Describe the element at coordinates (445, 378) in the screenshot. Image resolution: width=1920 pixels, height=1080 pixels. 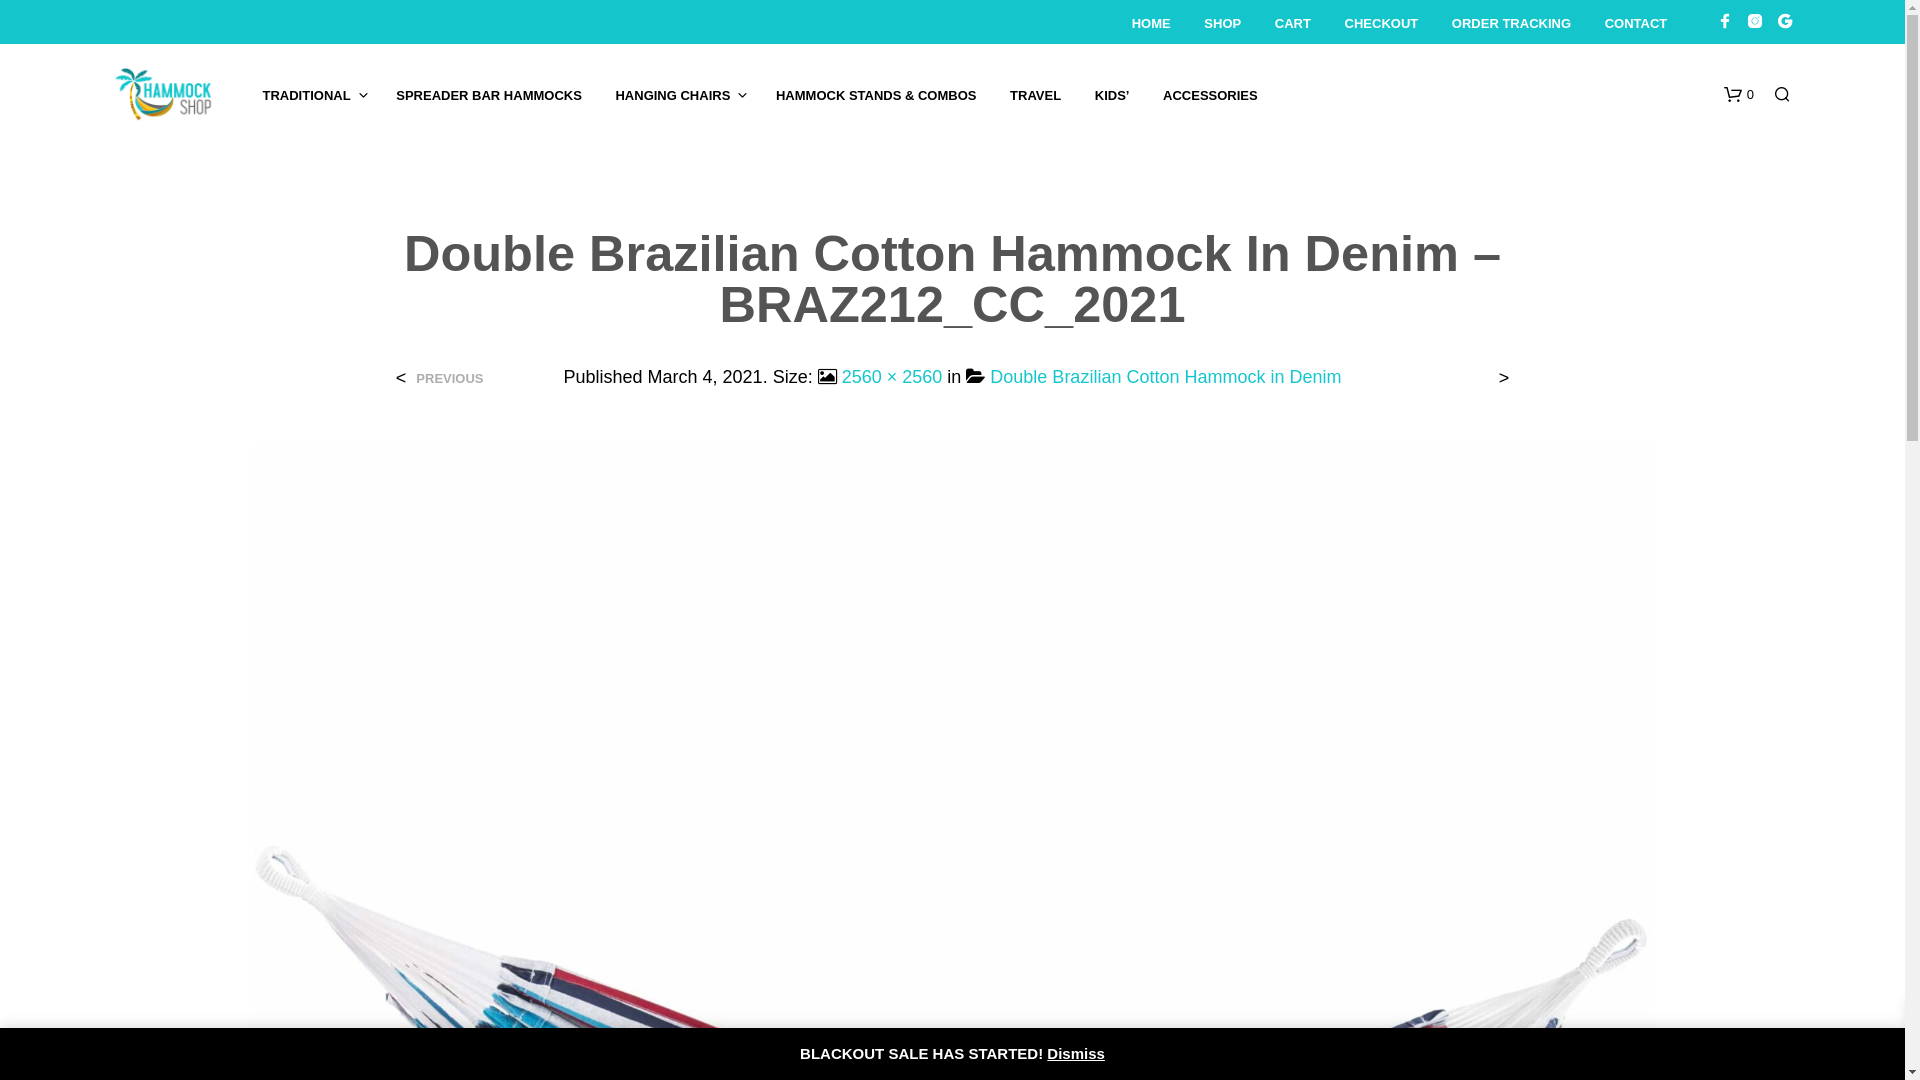
I see `'PREVIOUS'` at that location.